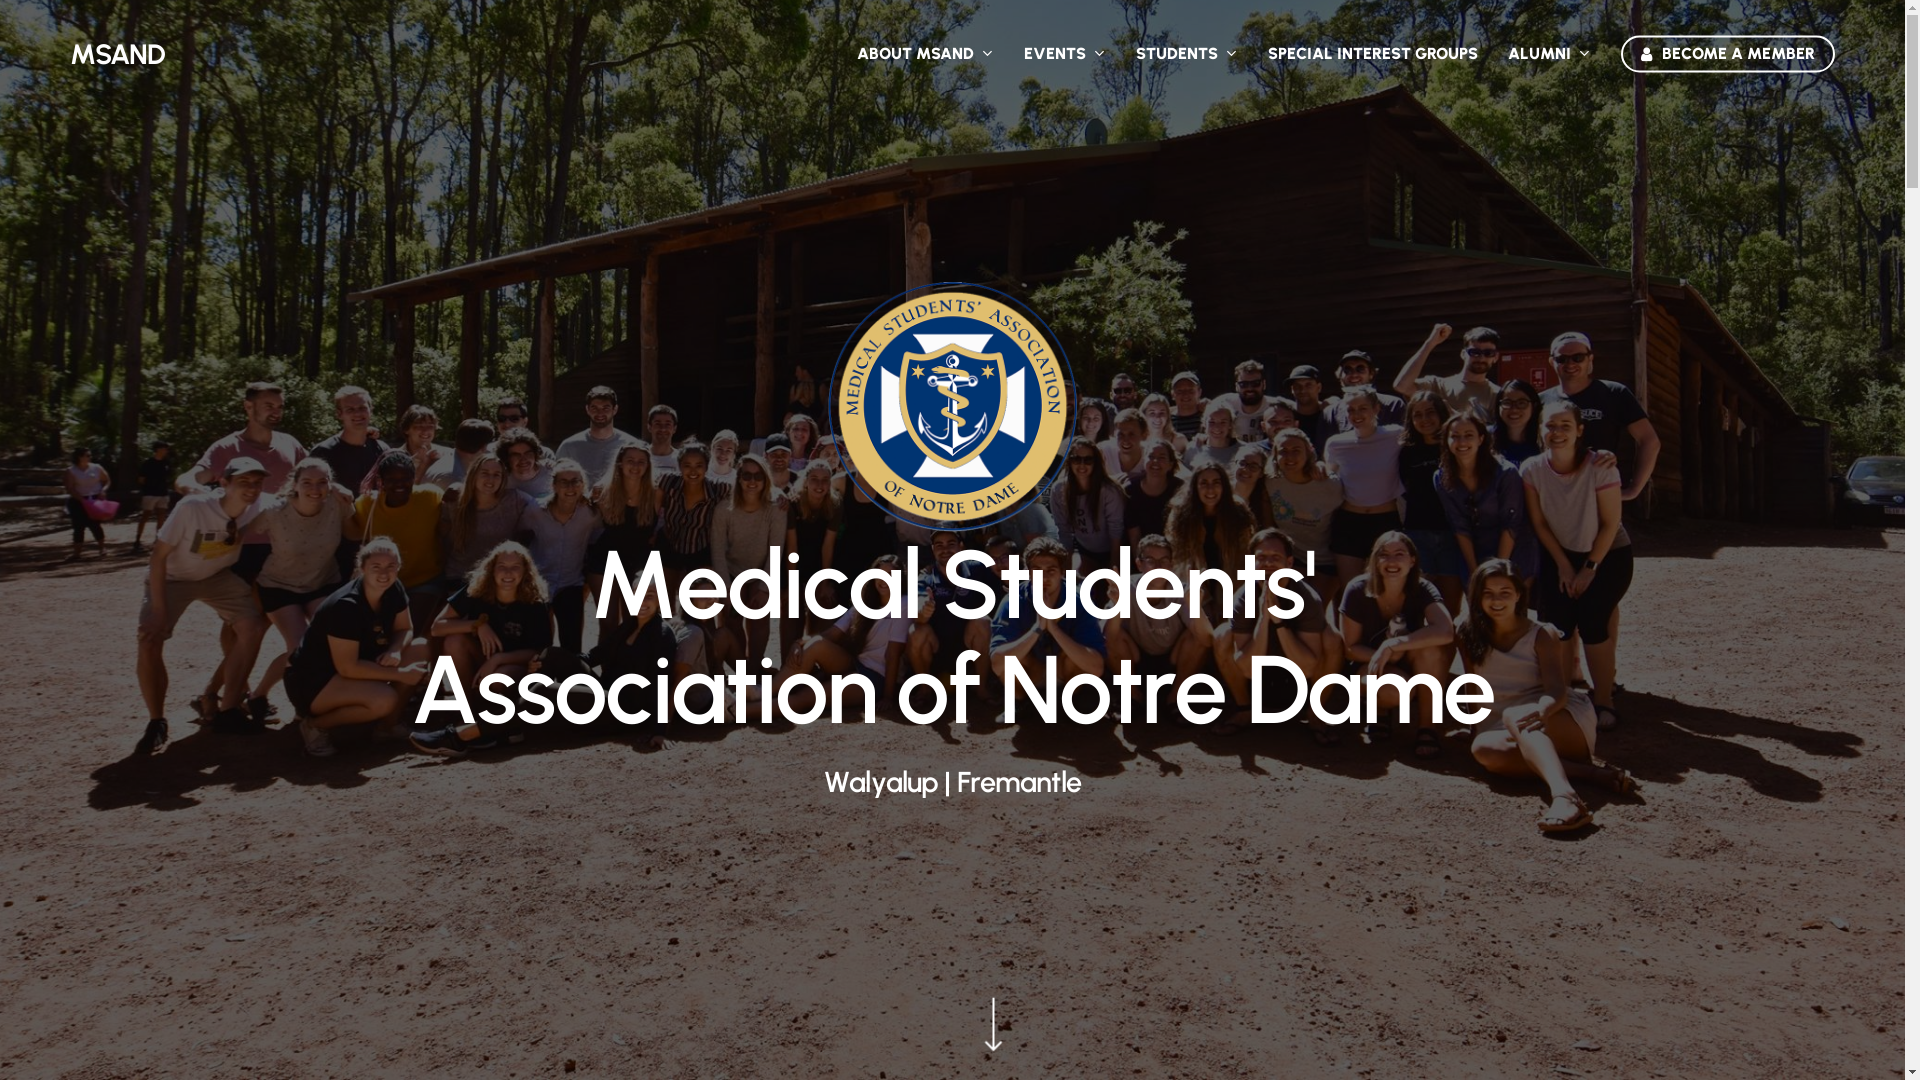  I want to click on 'MSAND', so click(70, 53).